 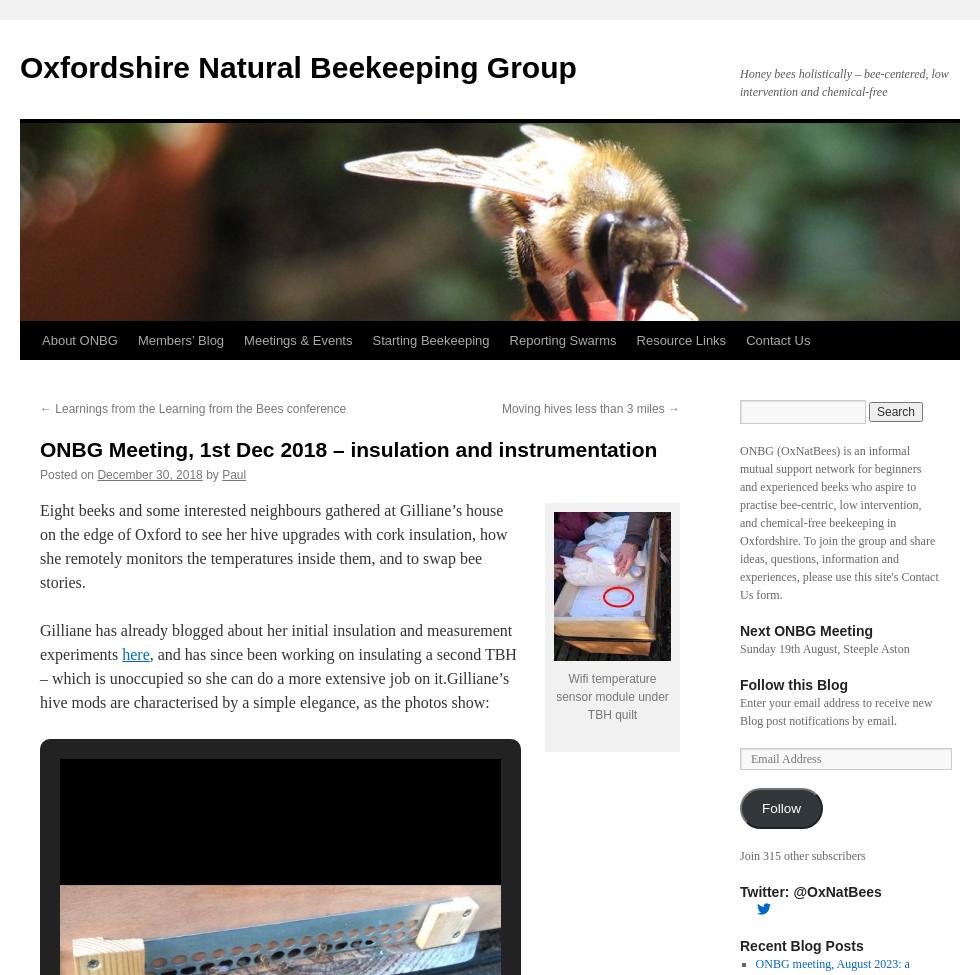 What do you see at coordinates (810, 891) in the screenshot?
I see `'Twitter: @OxNatBees'` at bounding box center [810, 891].